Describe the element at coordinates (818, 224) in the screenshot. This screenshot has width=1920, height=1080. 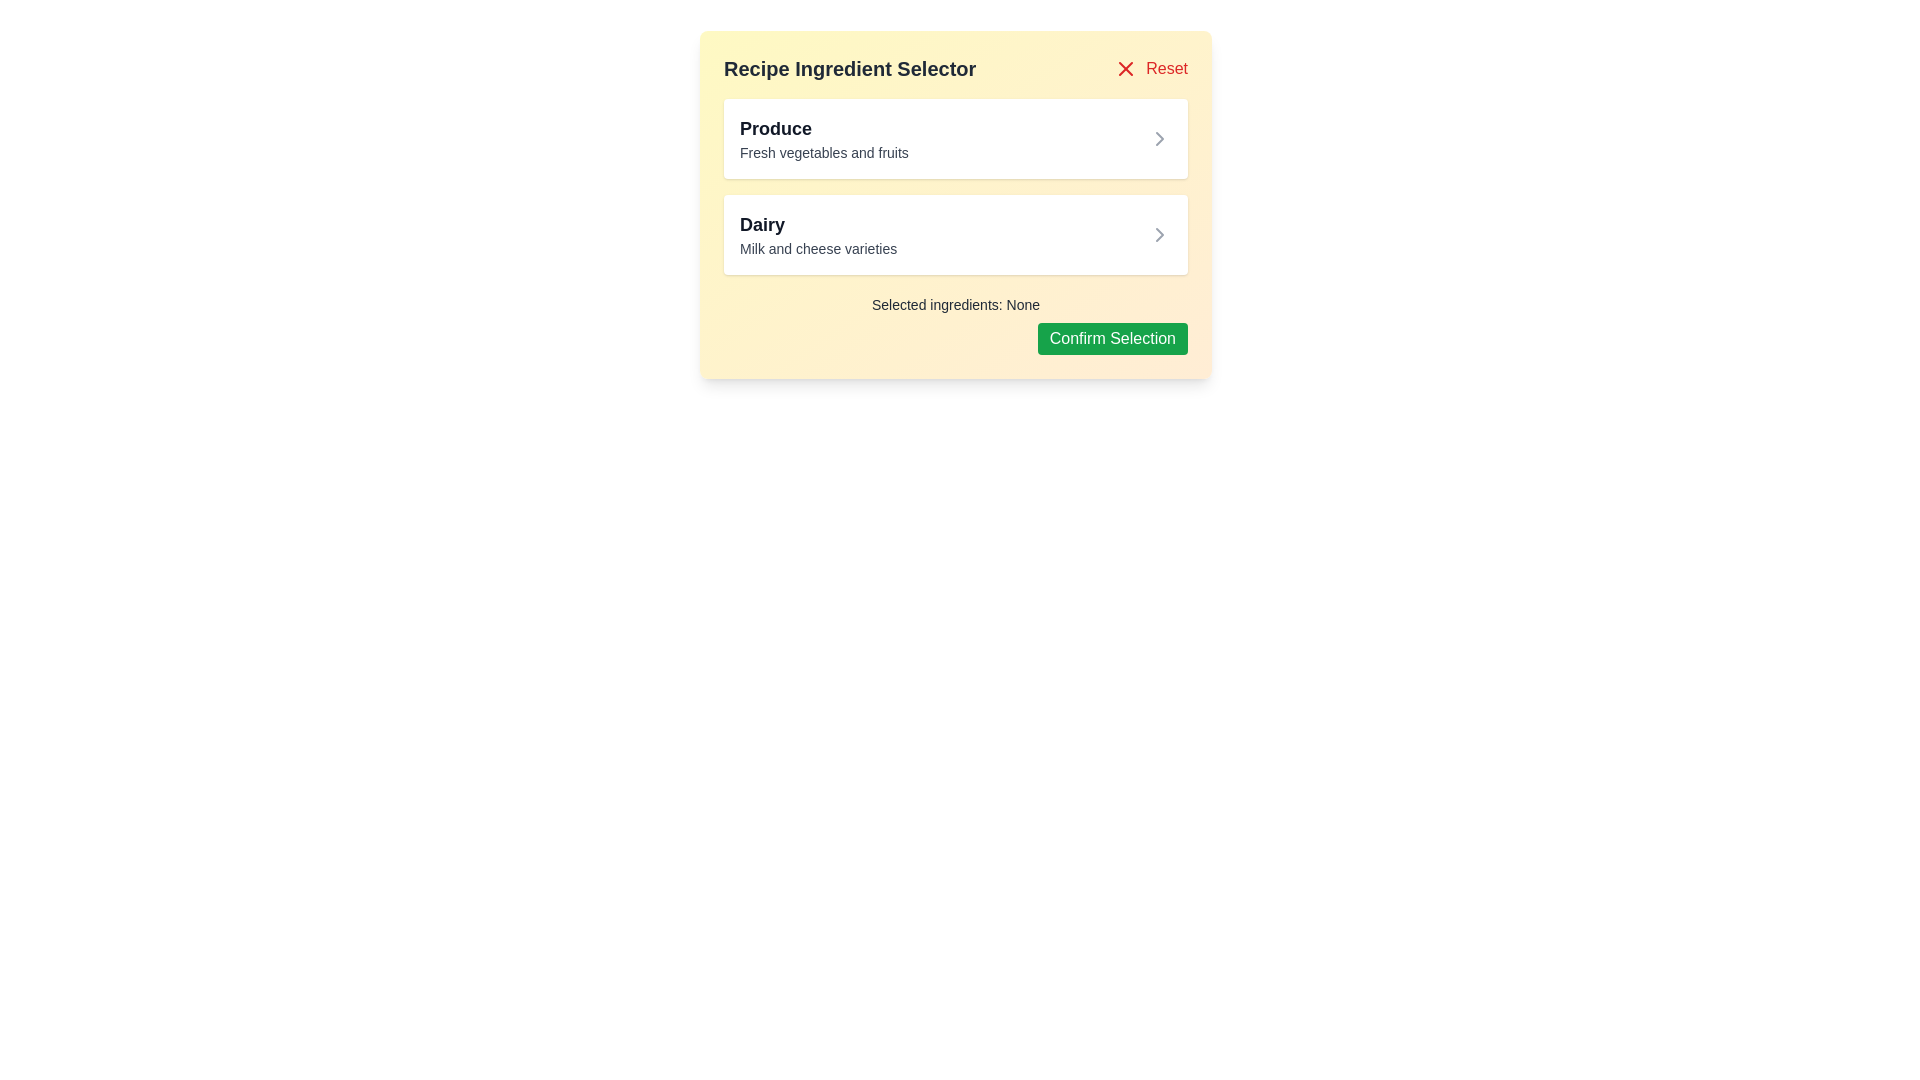
I see `the label element that serves as the title for the 'Recipe Ingredient Selector' section` at that location.